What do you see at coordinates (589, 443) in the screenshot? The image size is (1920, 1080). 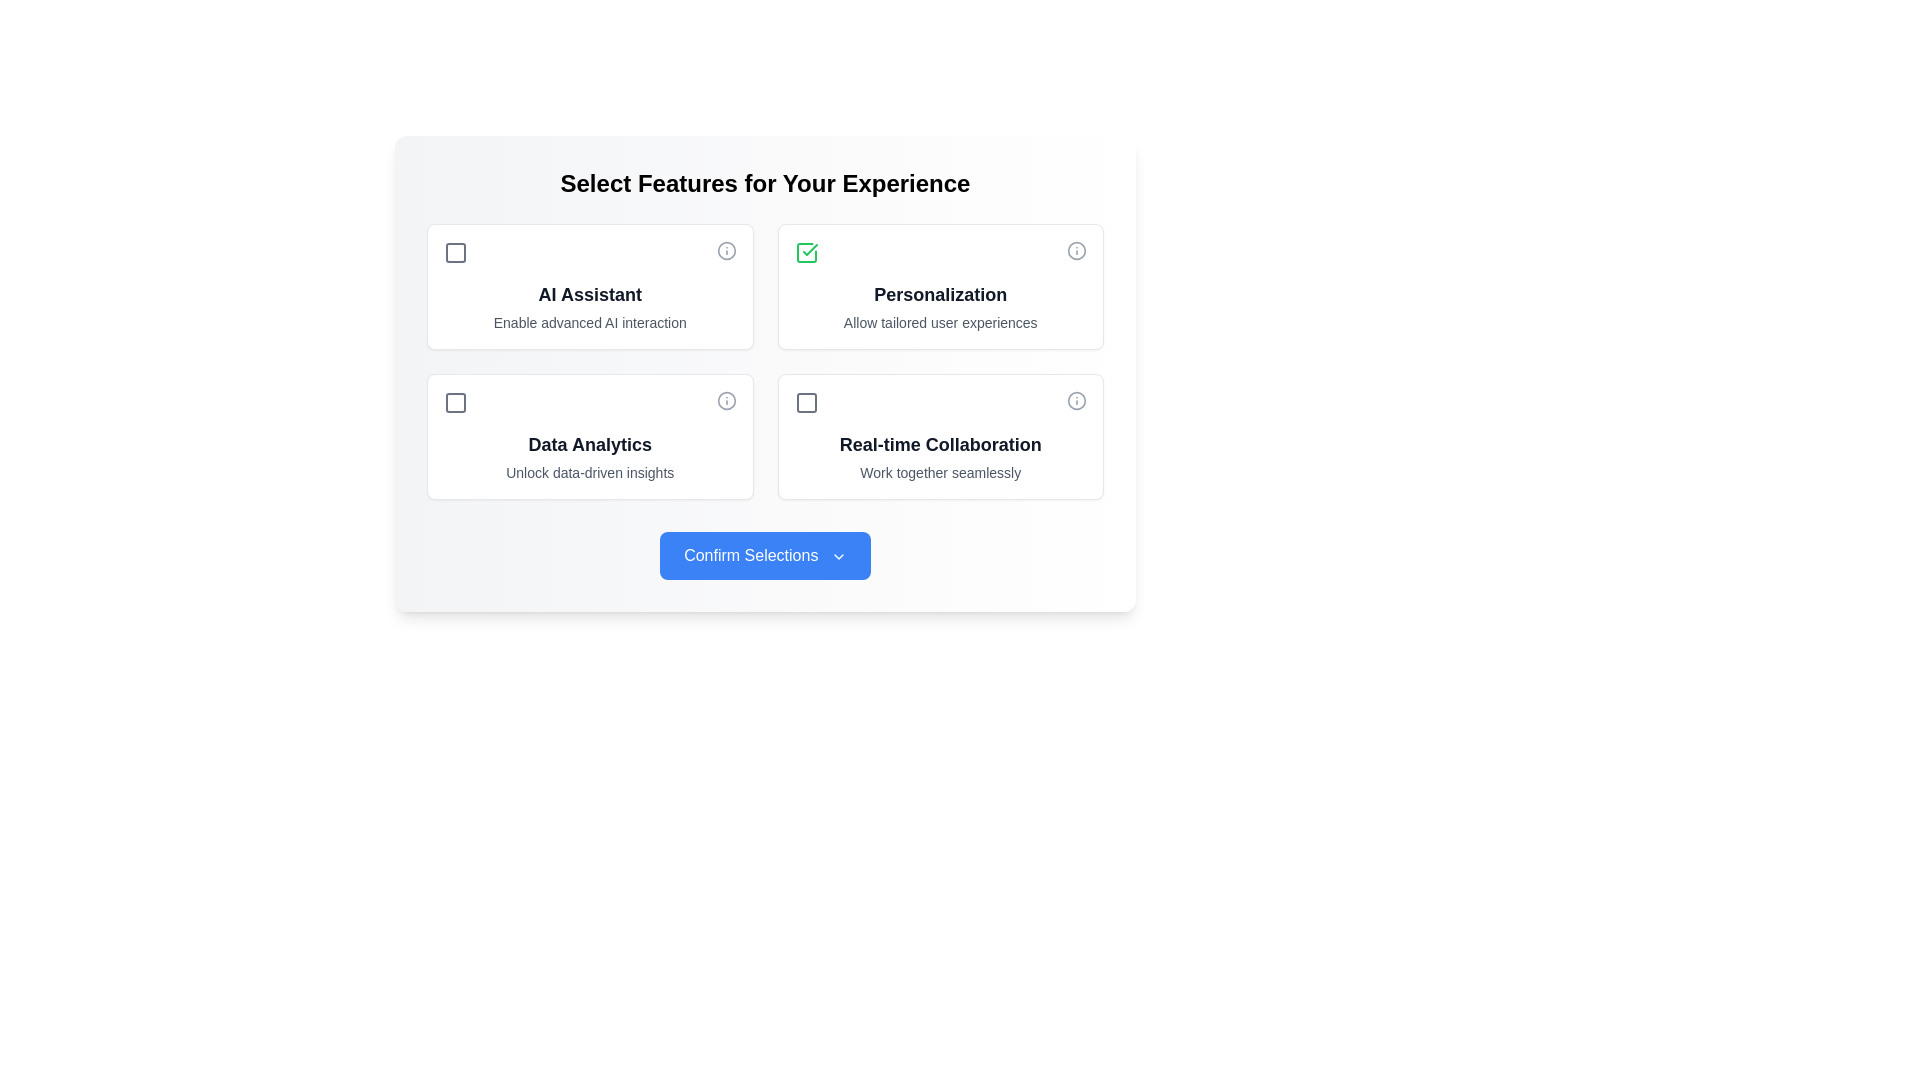 I see `the 'Data Analytics' text label displayed in bold and large font located in the lower-left section of the feature grid, positioned above the subtitle 'Unlock data-driven insights'` at bounding box center [589, 443].